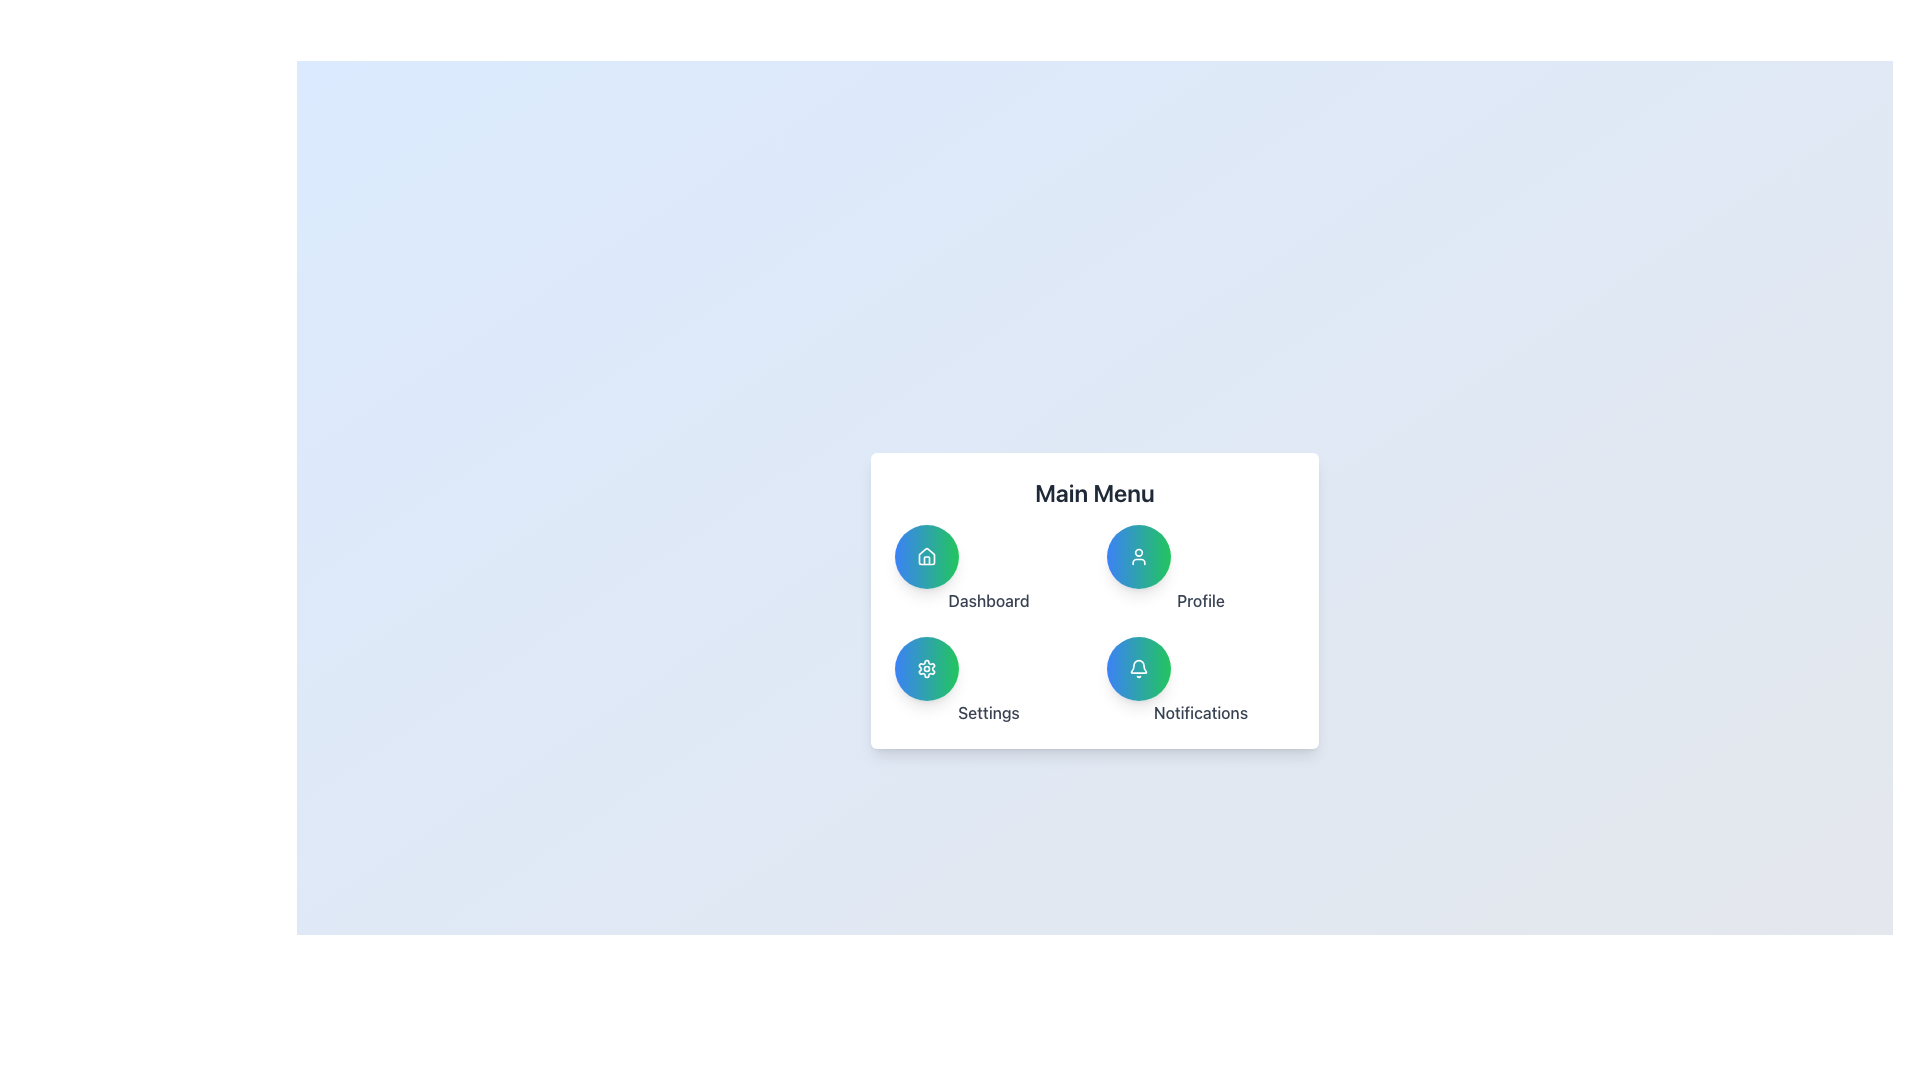 The height and width of the screenshot is (1080, 1920). What do you see at coordinates (1138, 556) in the screenshot?
I see `the user silhouette icon, which is centered inside a circular button with a gradient background in the top-right section of the menu grid` at bounding box center [1138, 556].